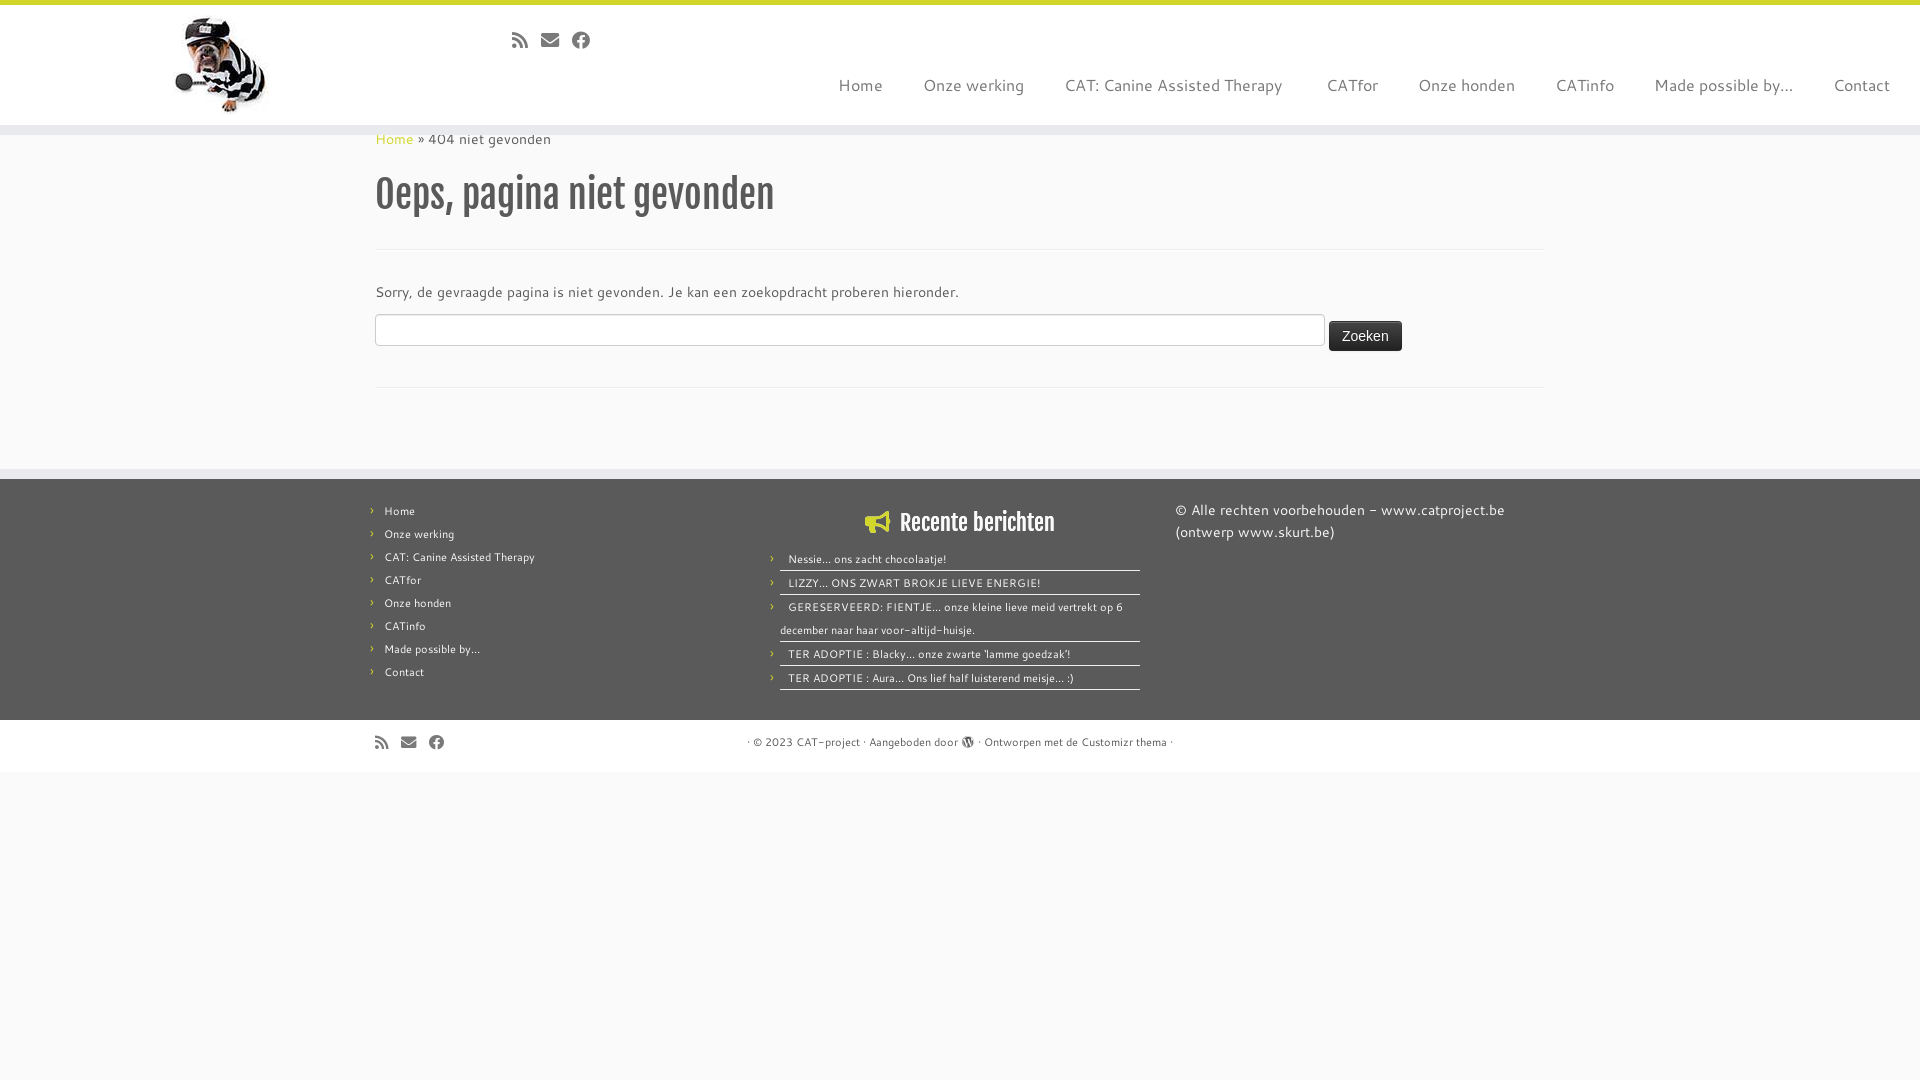  What do you see at coordinates (388, 742) in the screenshot?
I see `'Abonneer op mijn RSS feed'` at bounding box center [388, 742].